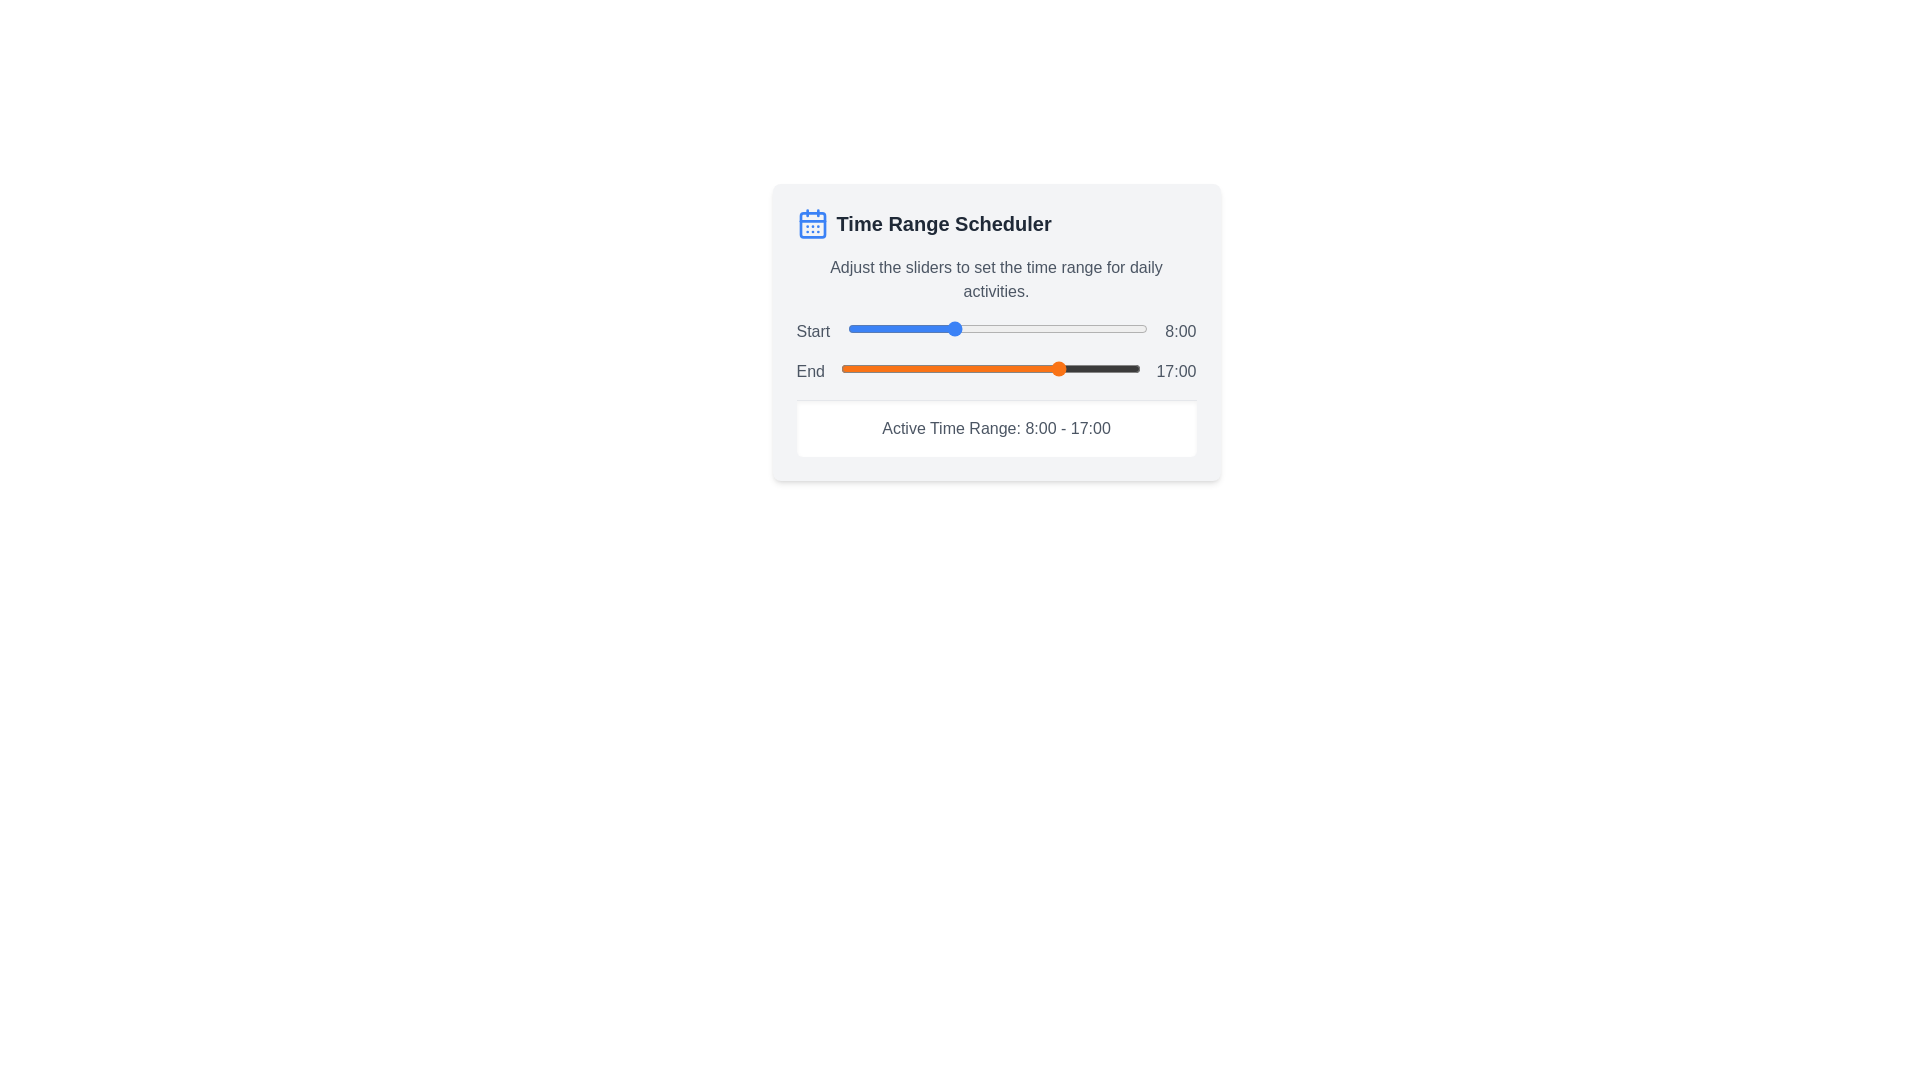 The height and width of the screenshot is (1080, 1920). What do you see at coordinates (1030, 327) in the screenshot?
I see `the start time slider to 14 hours` at bounding box center [1030, 327].